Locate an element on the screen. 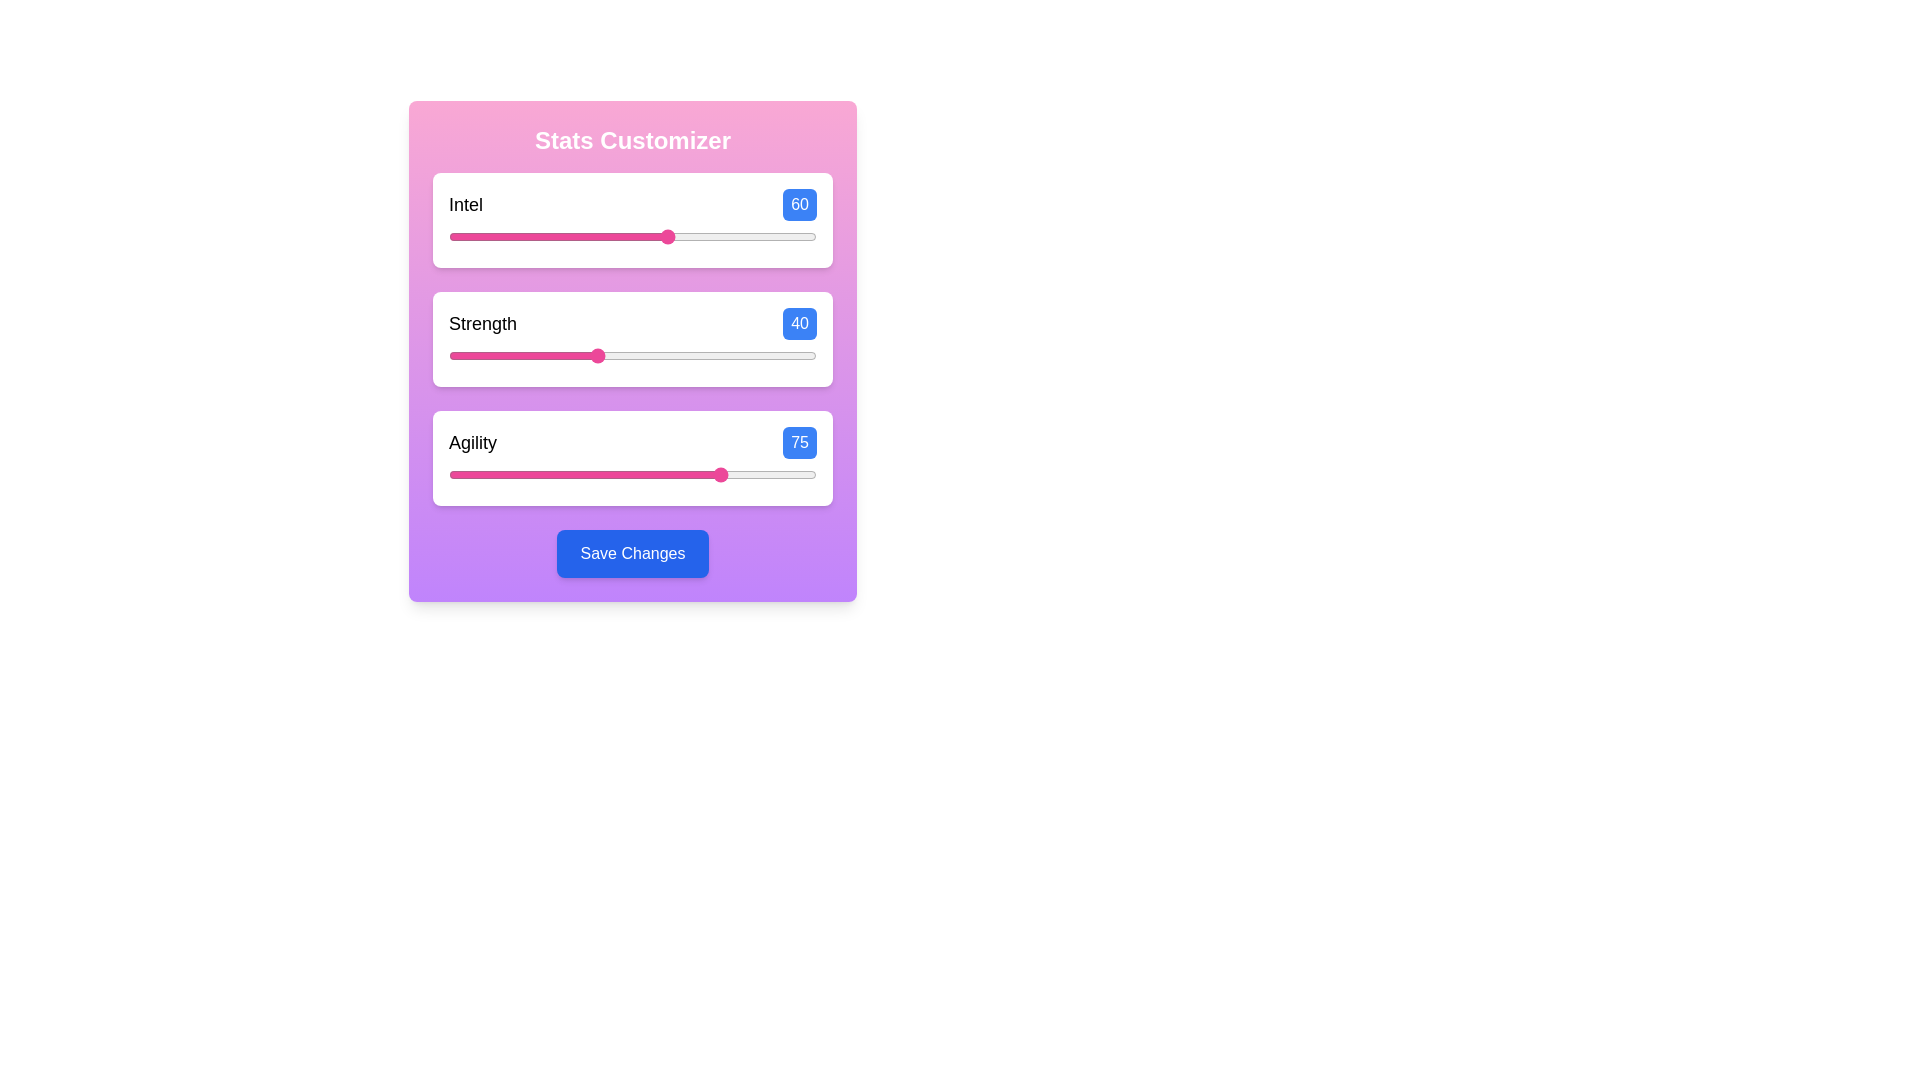 The image size is (1920, 1080). the agility value is located at coordinates (591, 474).